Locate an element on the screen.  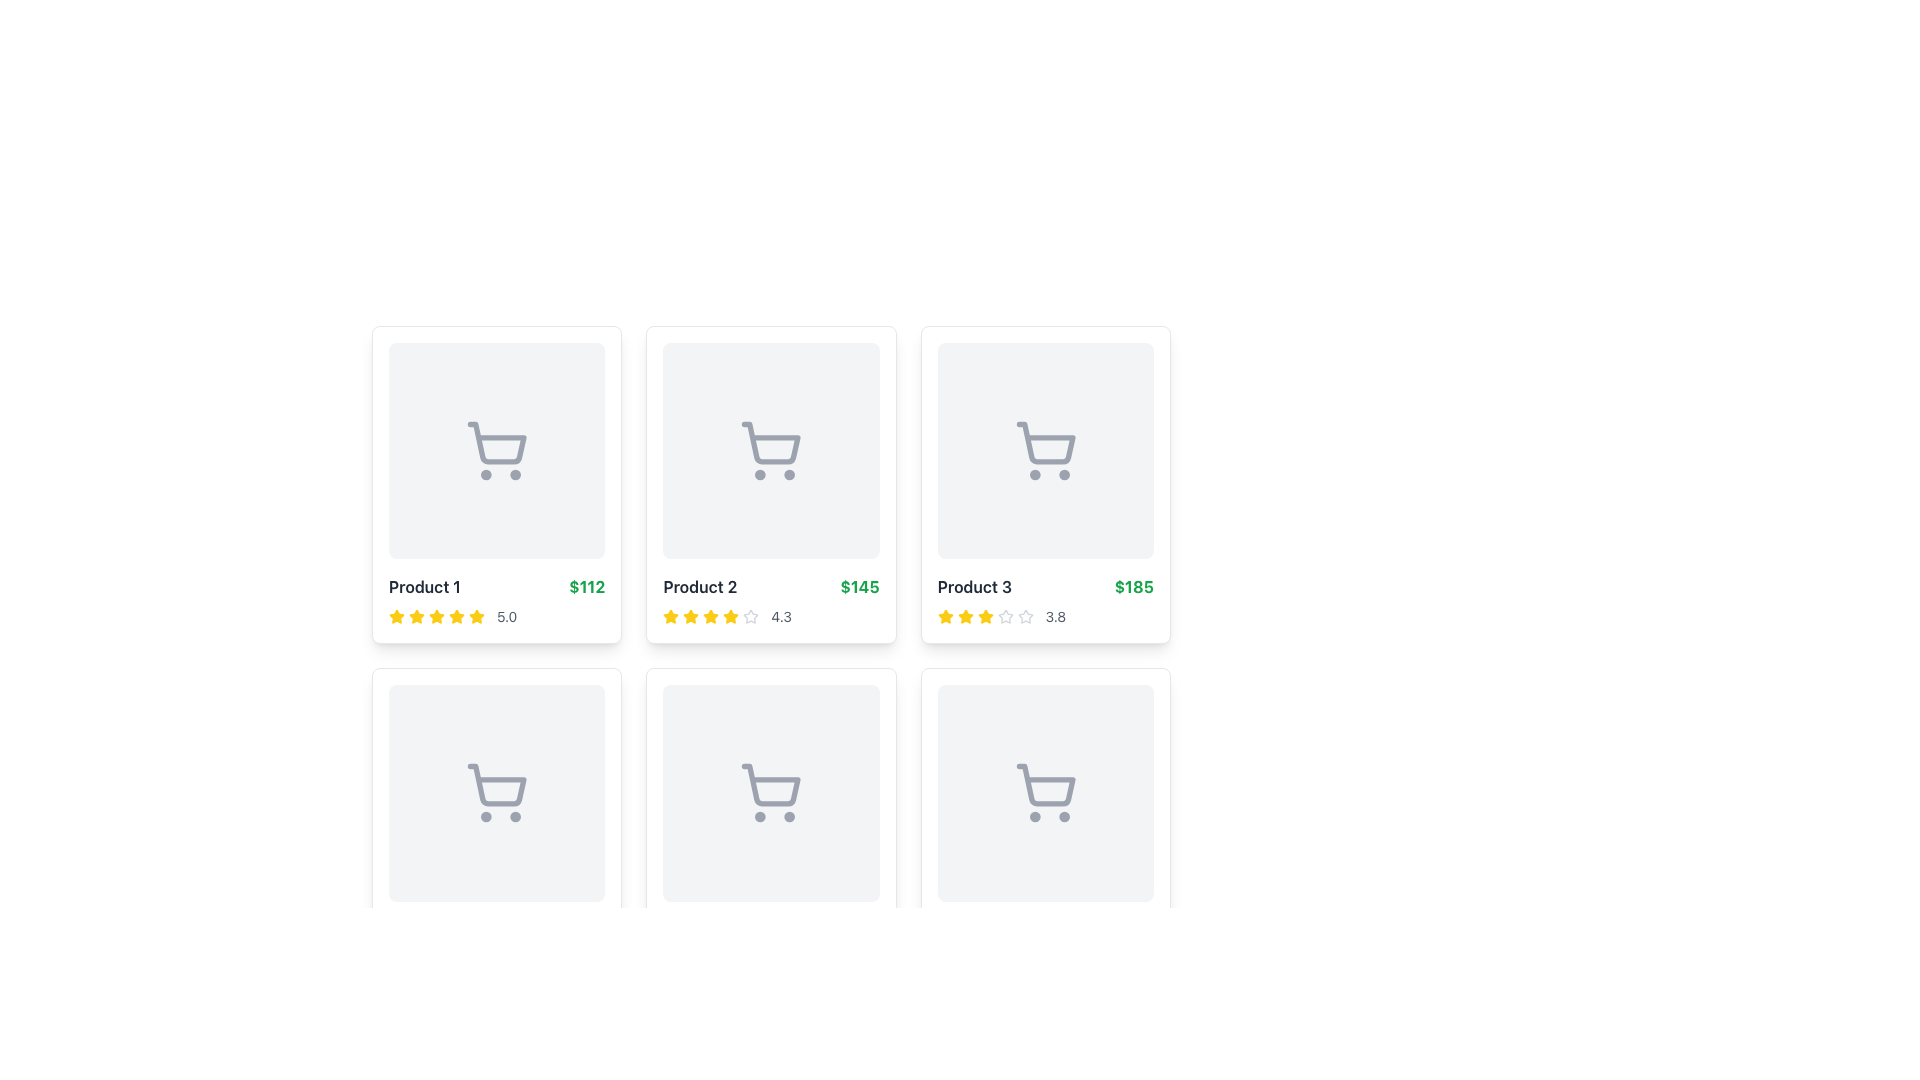
the third star icon in the rating system located below the 'Product 3' label and price is located at coordinates (985, 616).